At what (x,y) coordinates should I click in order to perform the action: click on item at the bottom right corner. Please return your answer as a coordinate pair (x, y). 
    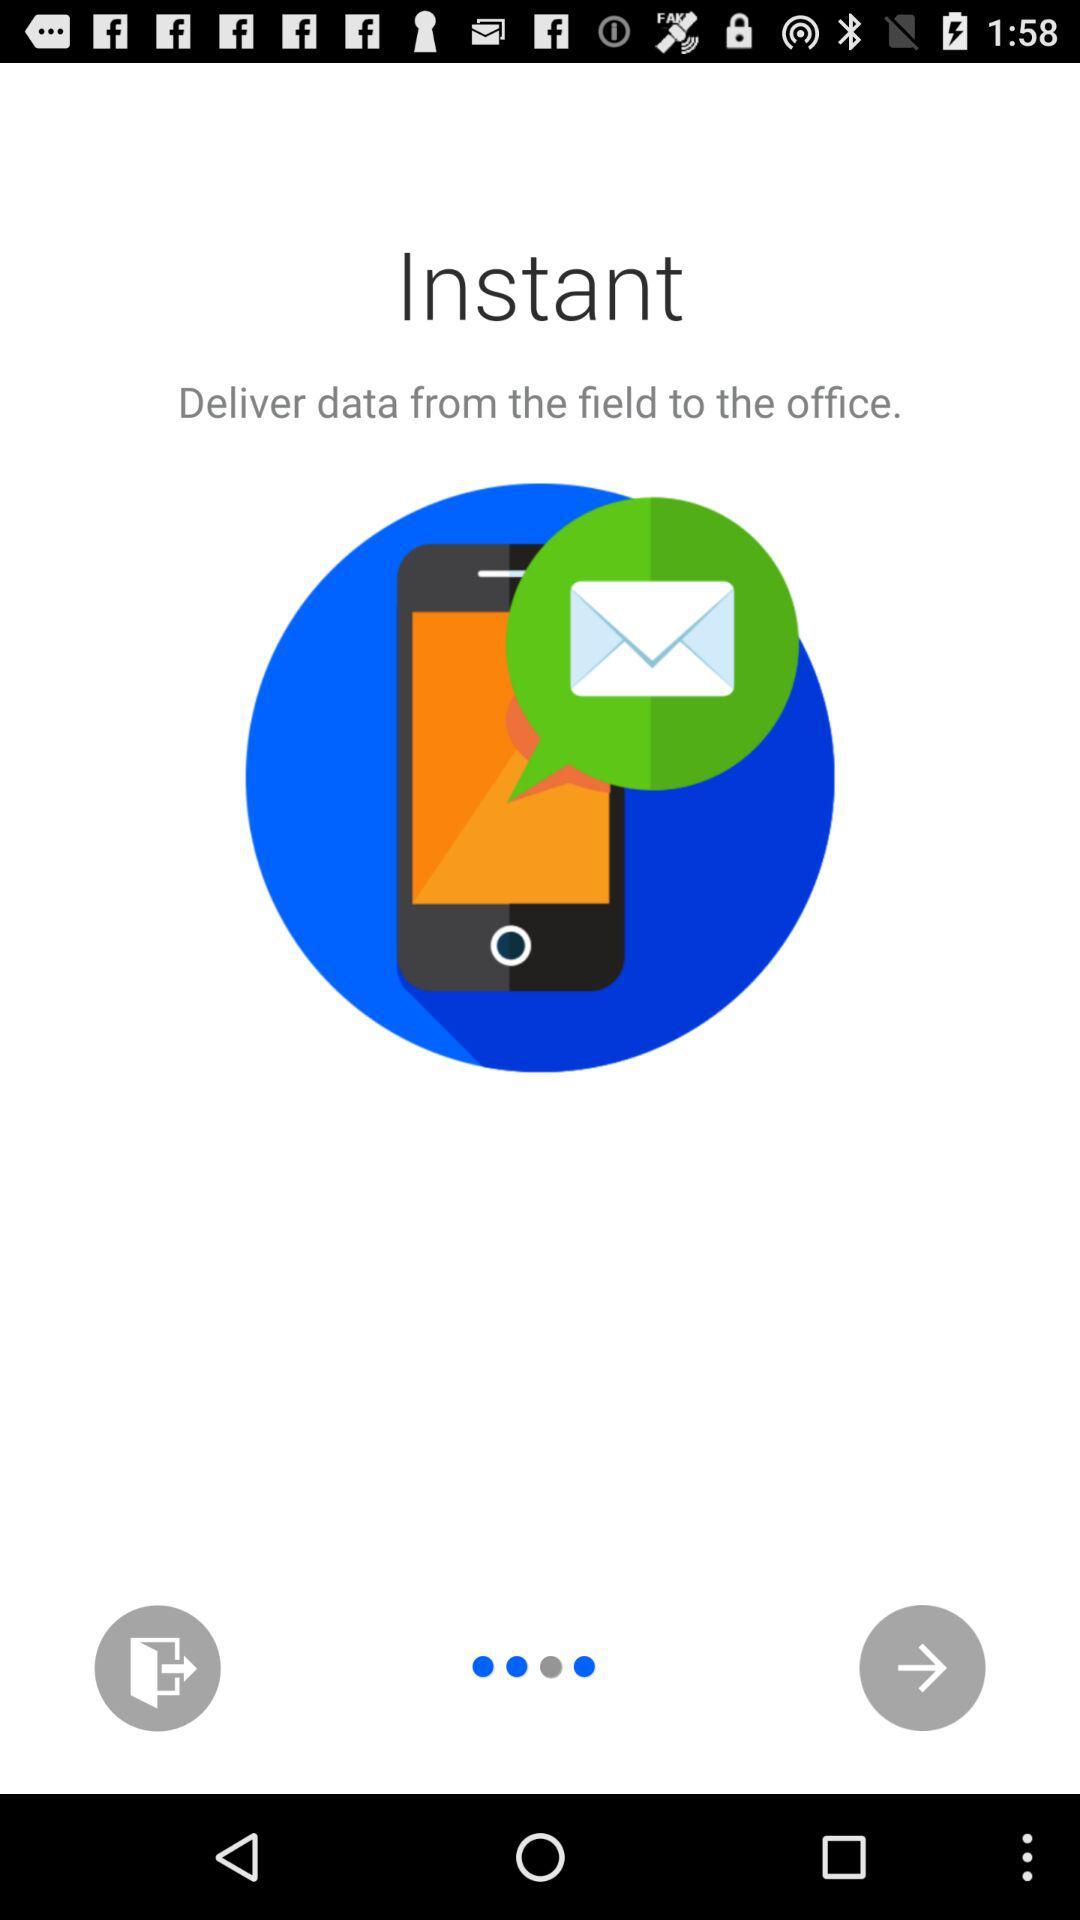
    Looking at the image, I should click on (922, 1668).